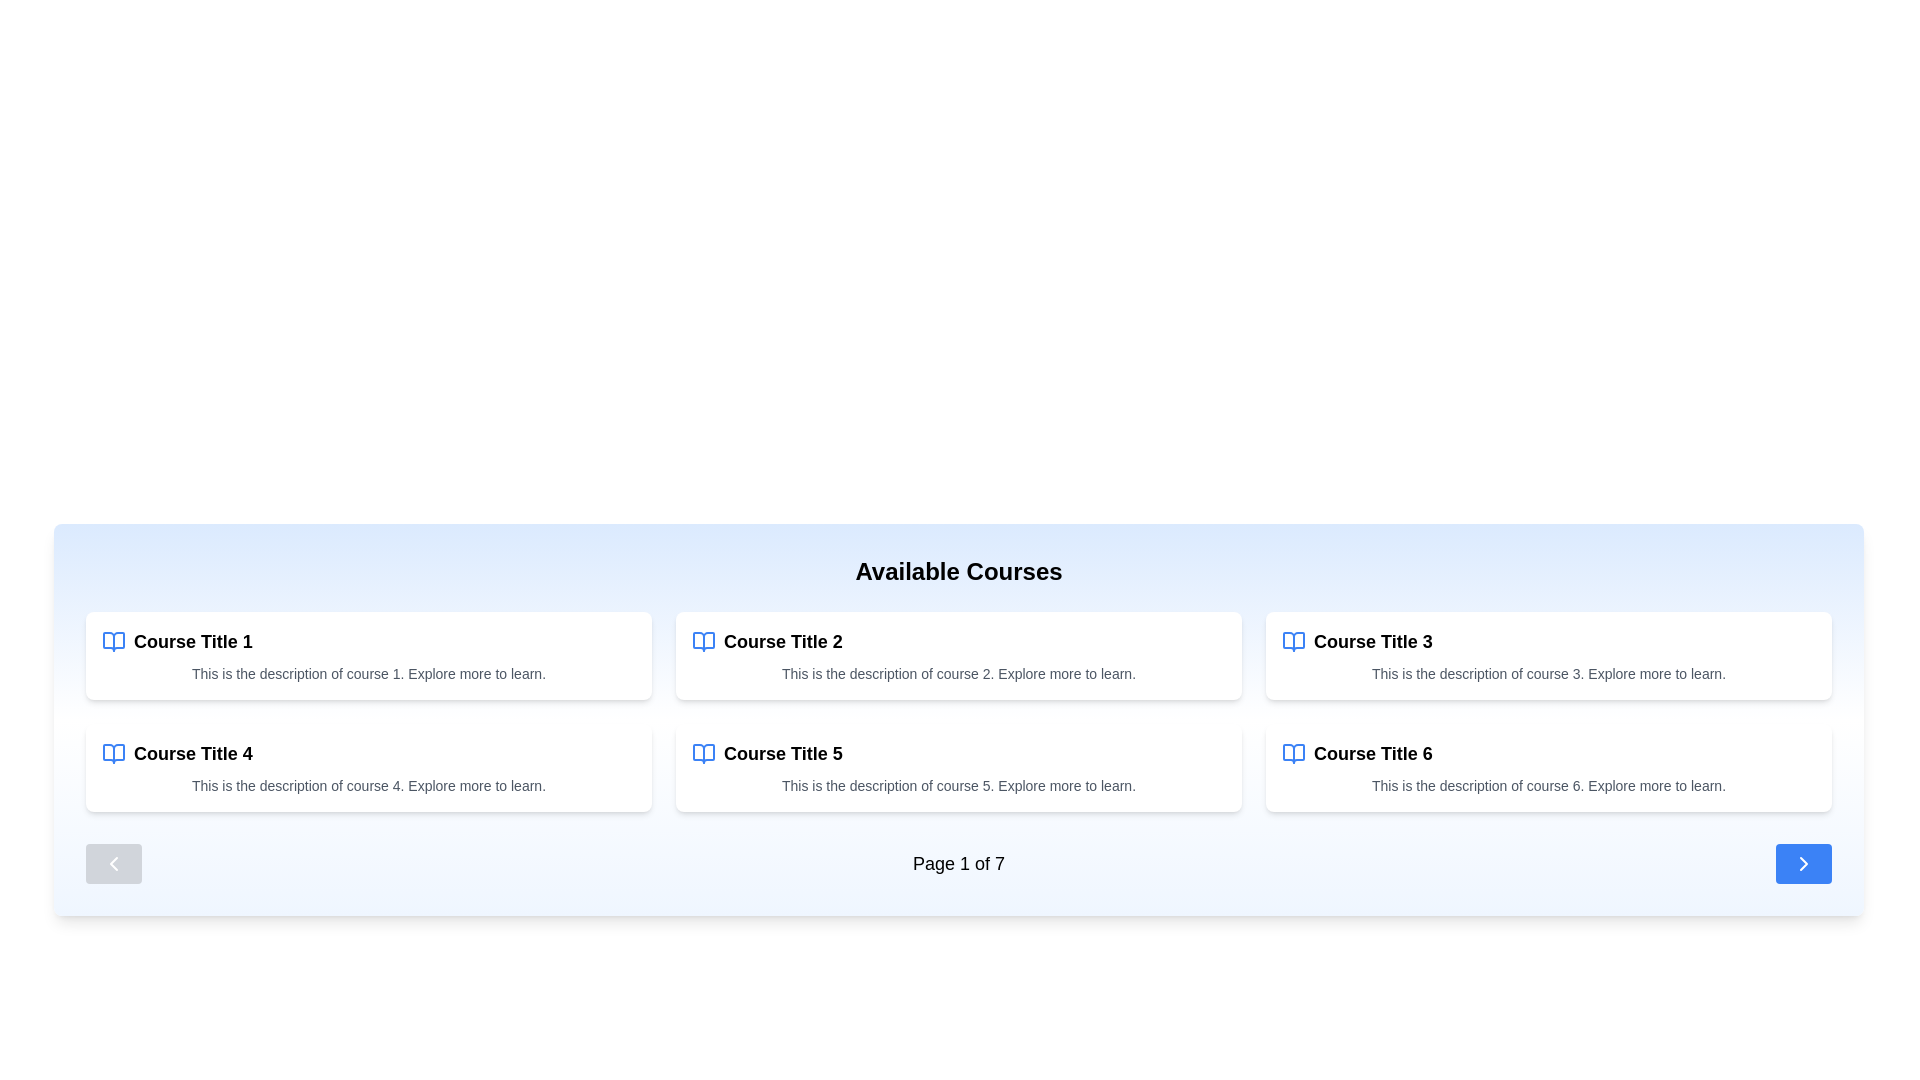 This screenshot has width=1920, height=1080. Describe the element at coordinates (113, 641) in the screenshot. I see `the open book icon located next to 'Course Title 1' within the course card in the top-left position of the grid layout` at that location.